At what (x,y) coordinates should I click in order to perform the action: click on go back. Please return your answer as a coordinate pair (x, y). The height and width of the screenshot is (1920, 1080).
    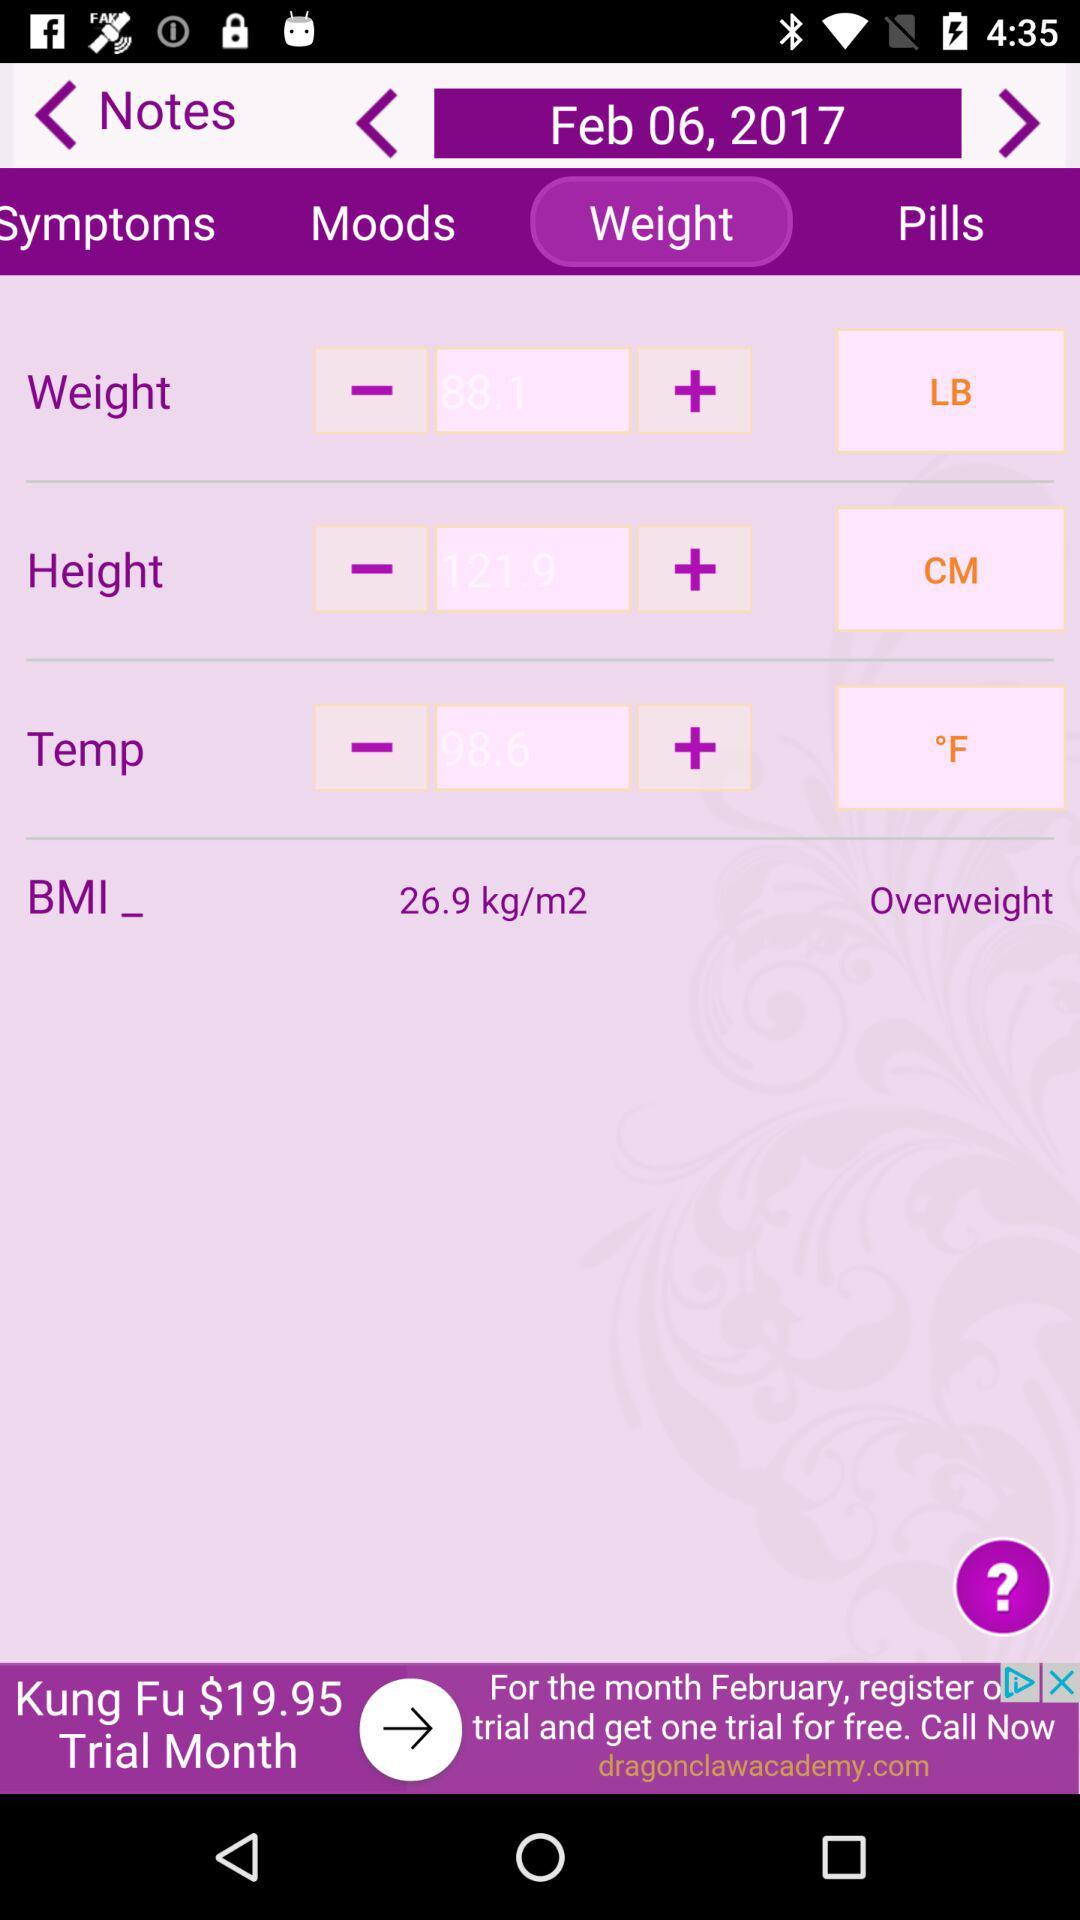
    Looking at the image, I should click on (376, 122).